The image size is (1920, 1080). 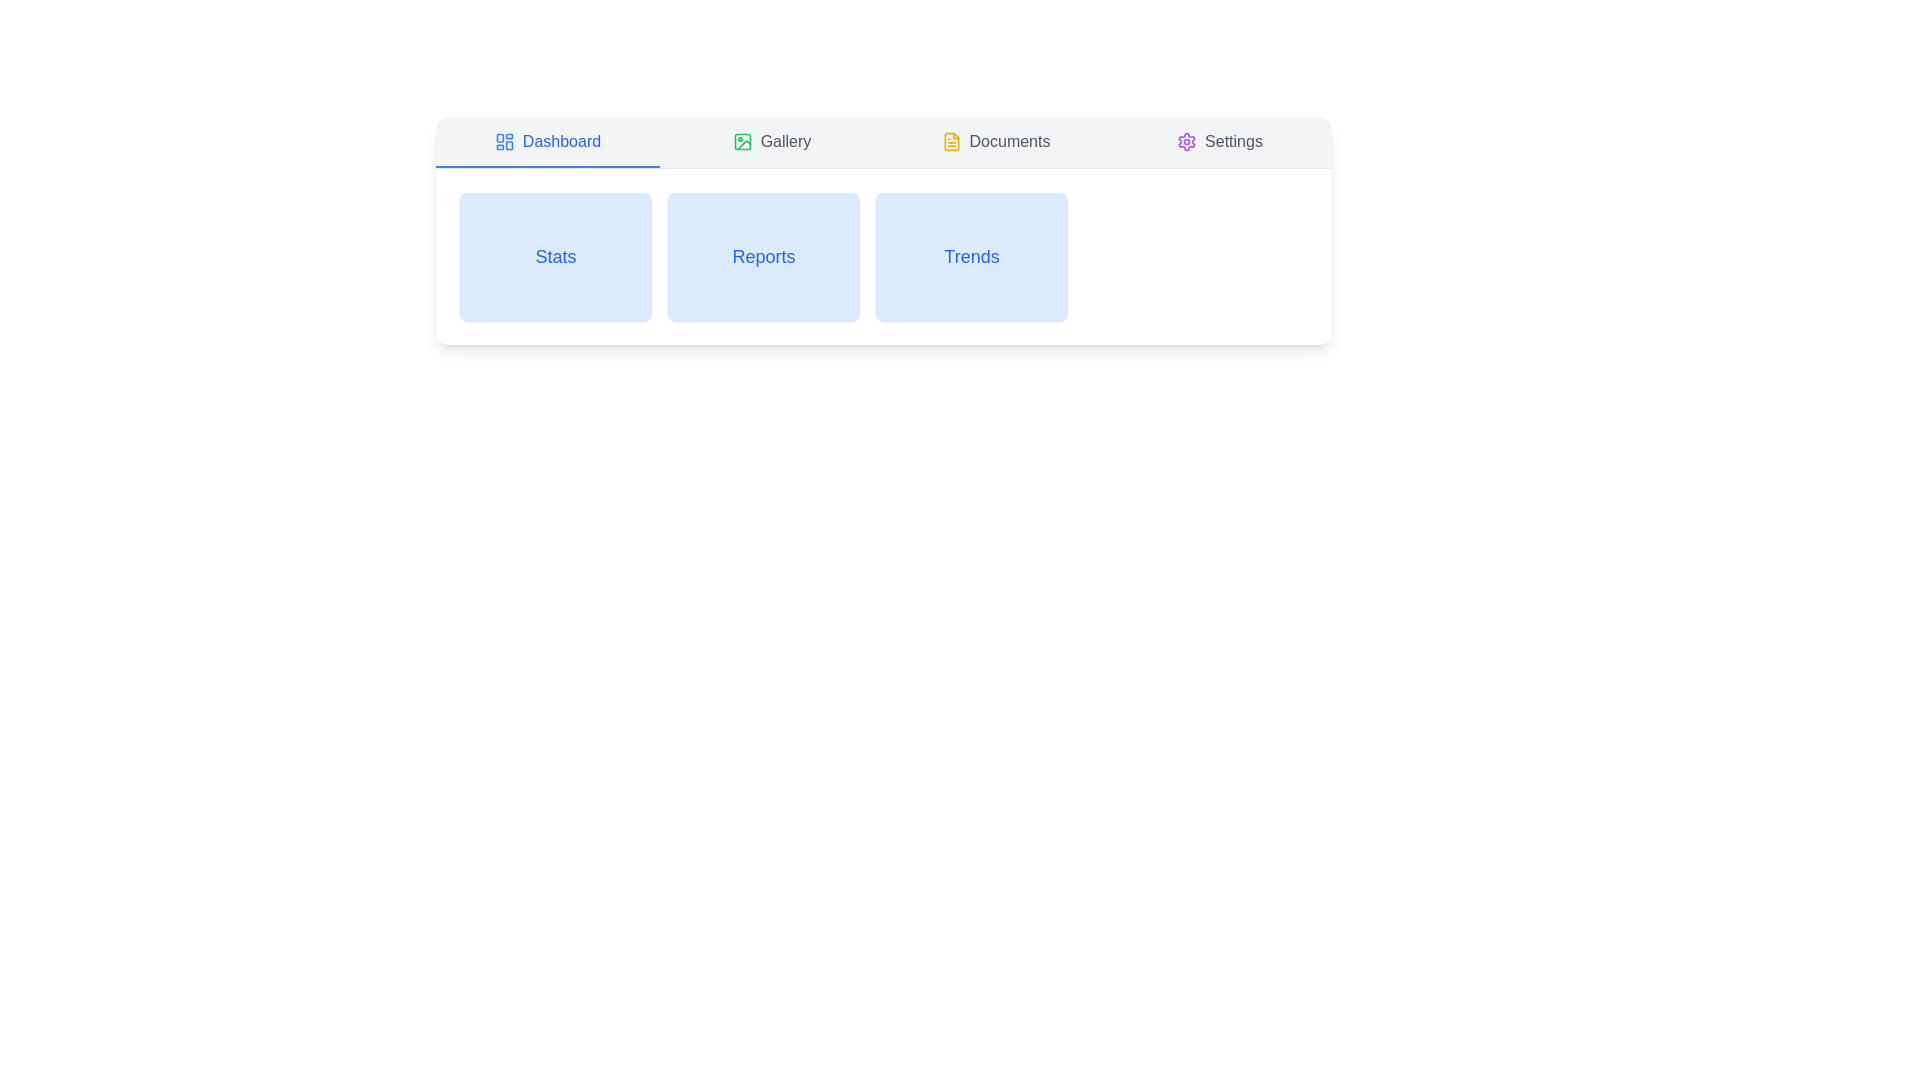 I want to click on the Navigation Tab element, which consists of a yellow file-like icon followed by the text 'Documents', located in the horizontal navigation bar at the top of the interface, so click(x=996, y=141).